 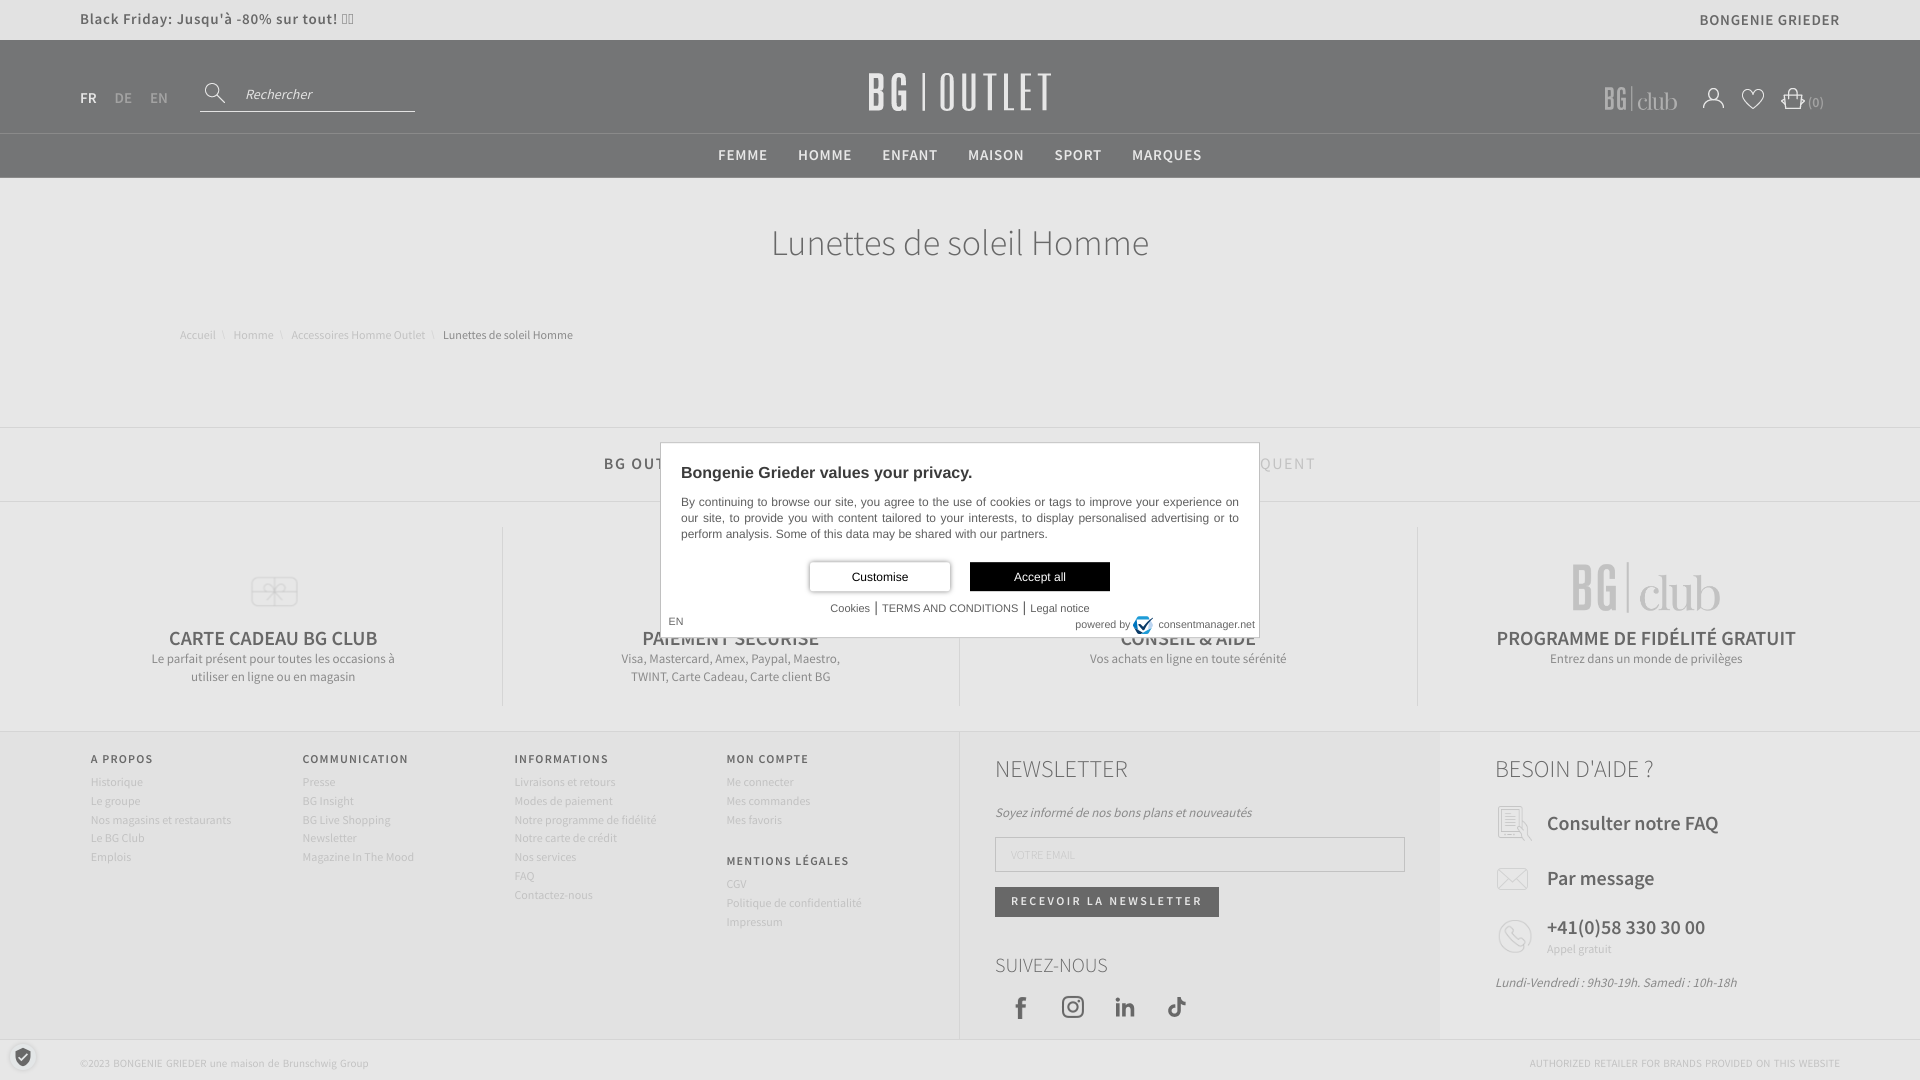 What do you see at coordinates (552, 894) in the screenshot?
I see `'Contactez-nous'` at bounding box center [552, 894].